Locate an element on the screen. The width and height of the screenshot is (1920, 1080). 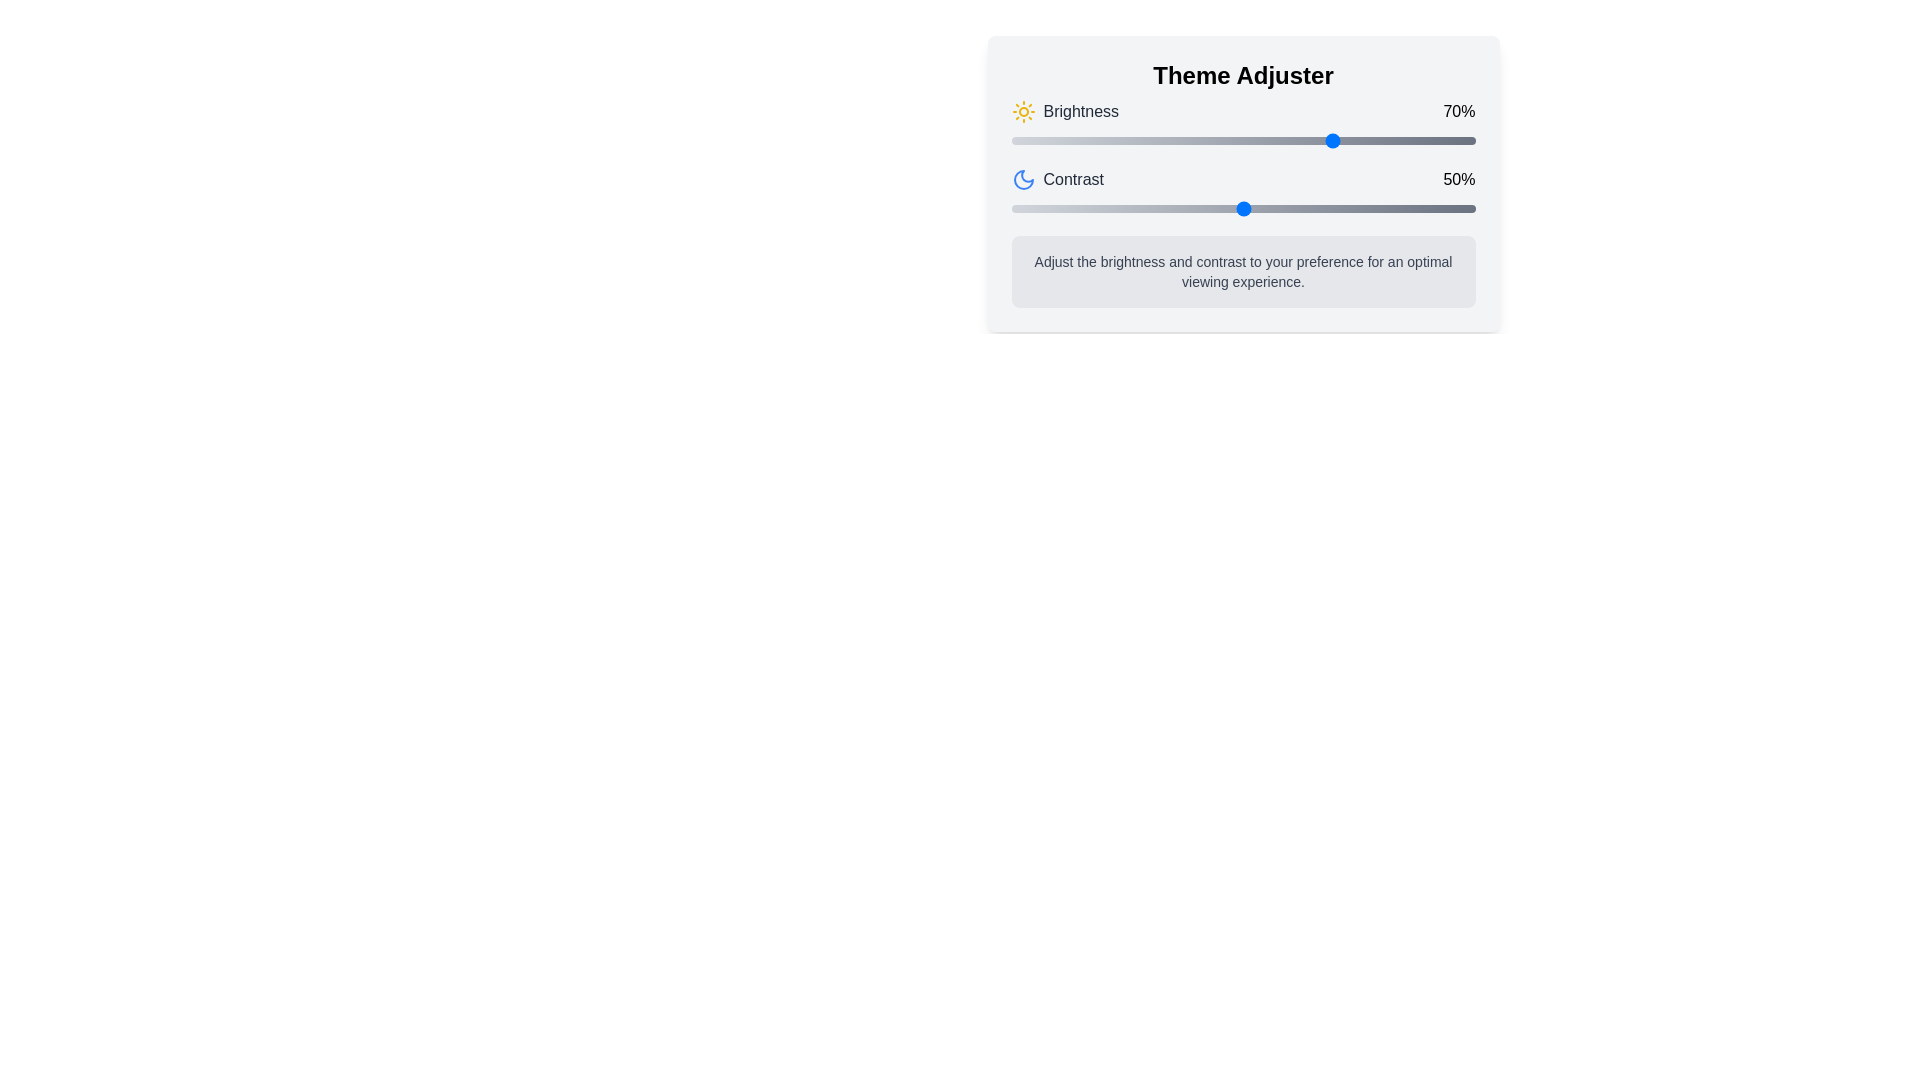
contrast is located at coordinates (1089, 208).